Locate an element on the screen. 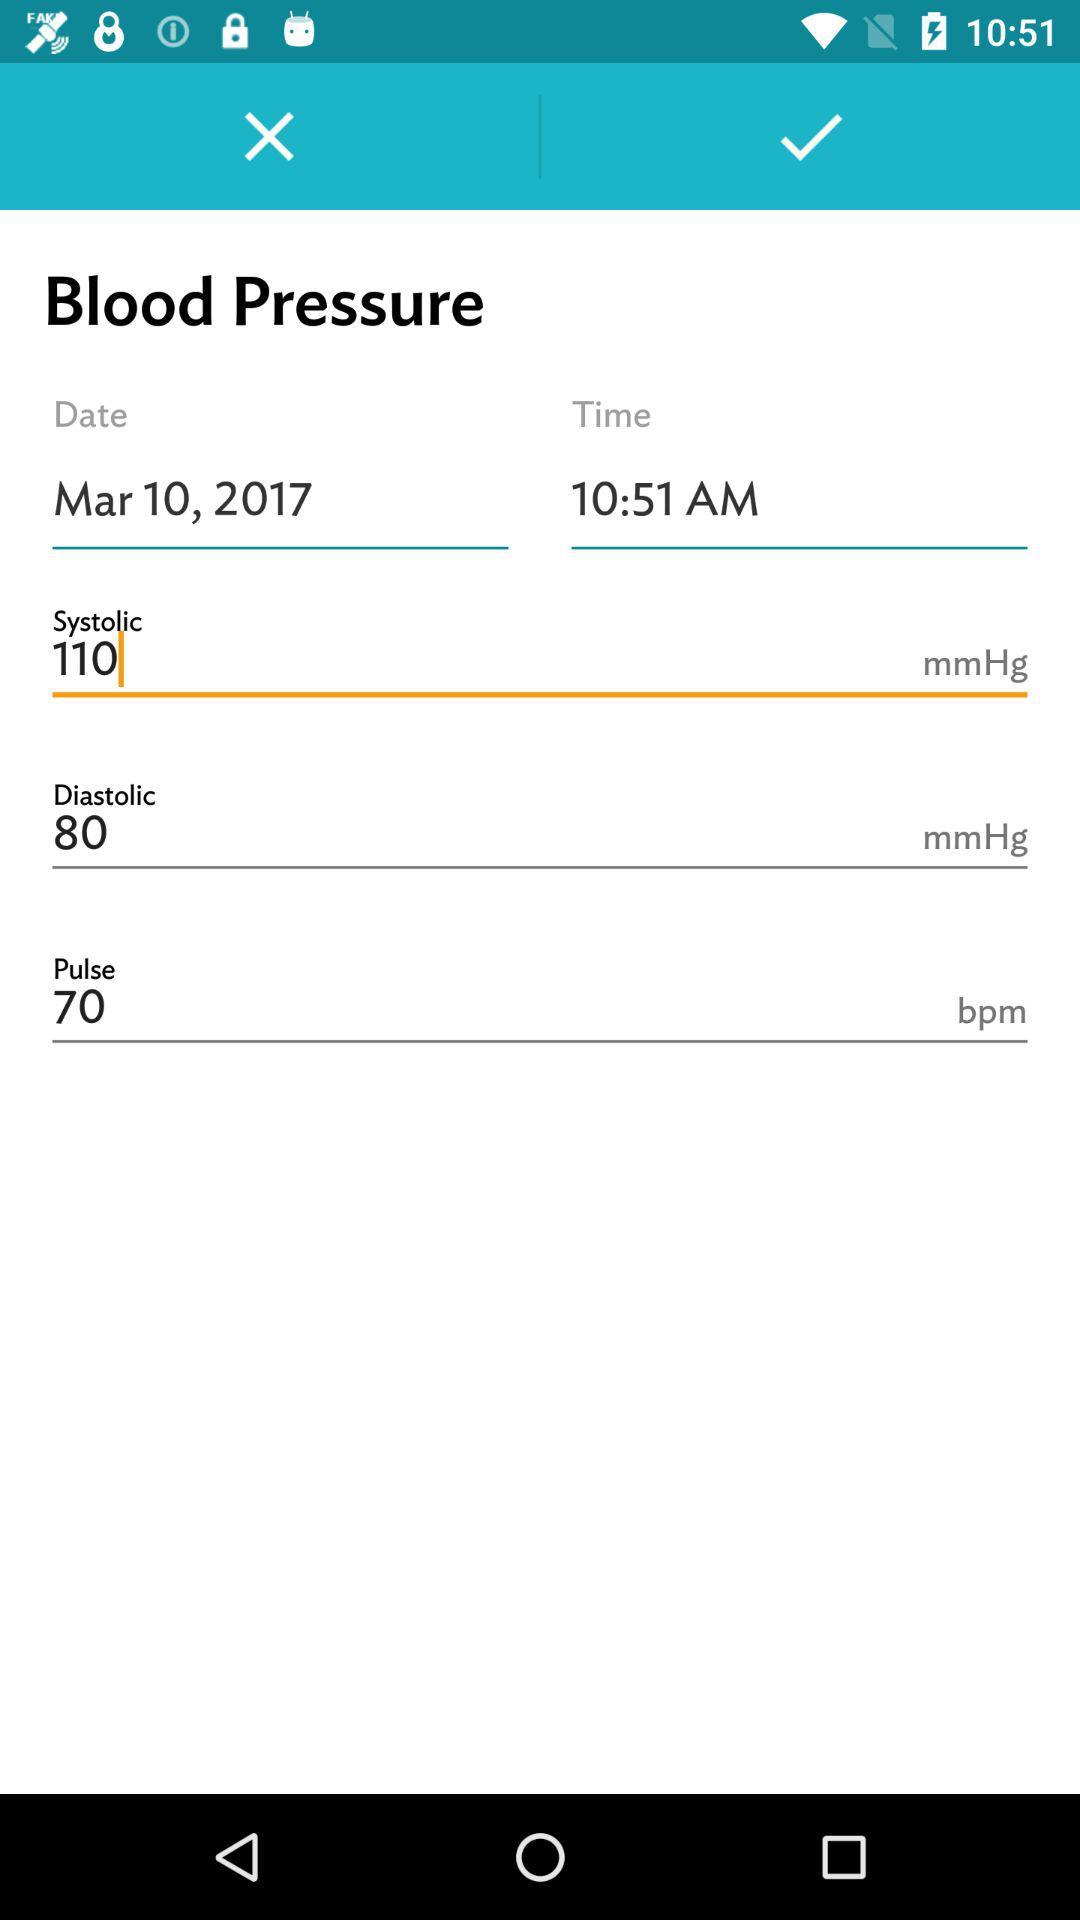 The width and height of the screenshot is (1080, 1920). icon above 110 is located at coordinates (280, 499).